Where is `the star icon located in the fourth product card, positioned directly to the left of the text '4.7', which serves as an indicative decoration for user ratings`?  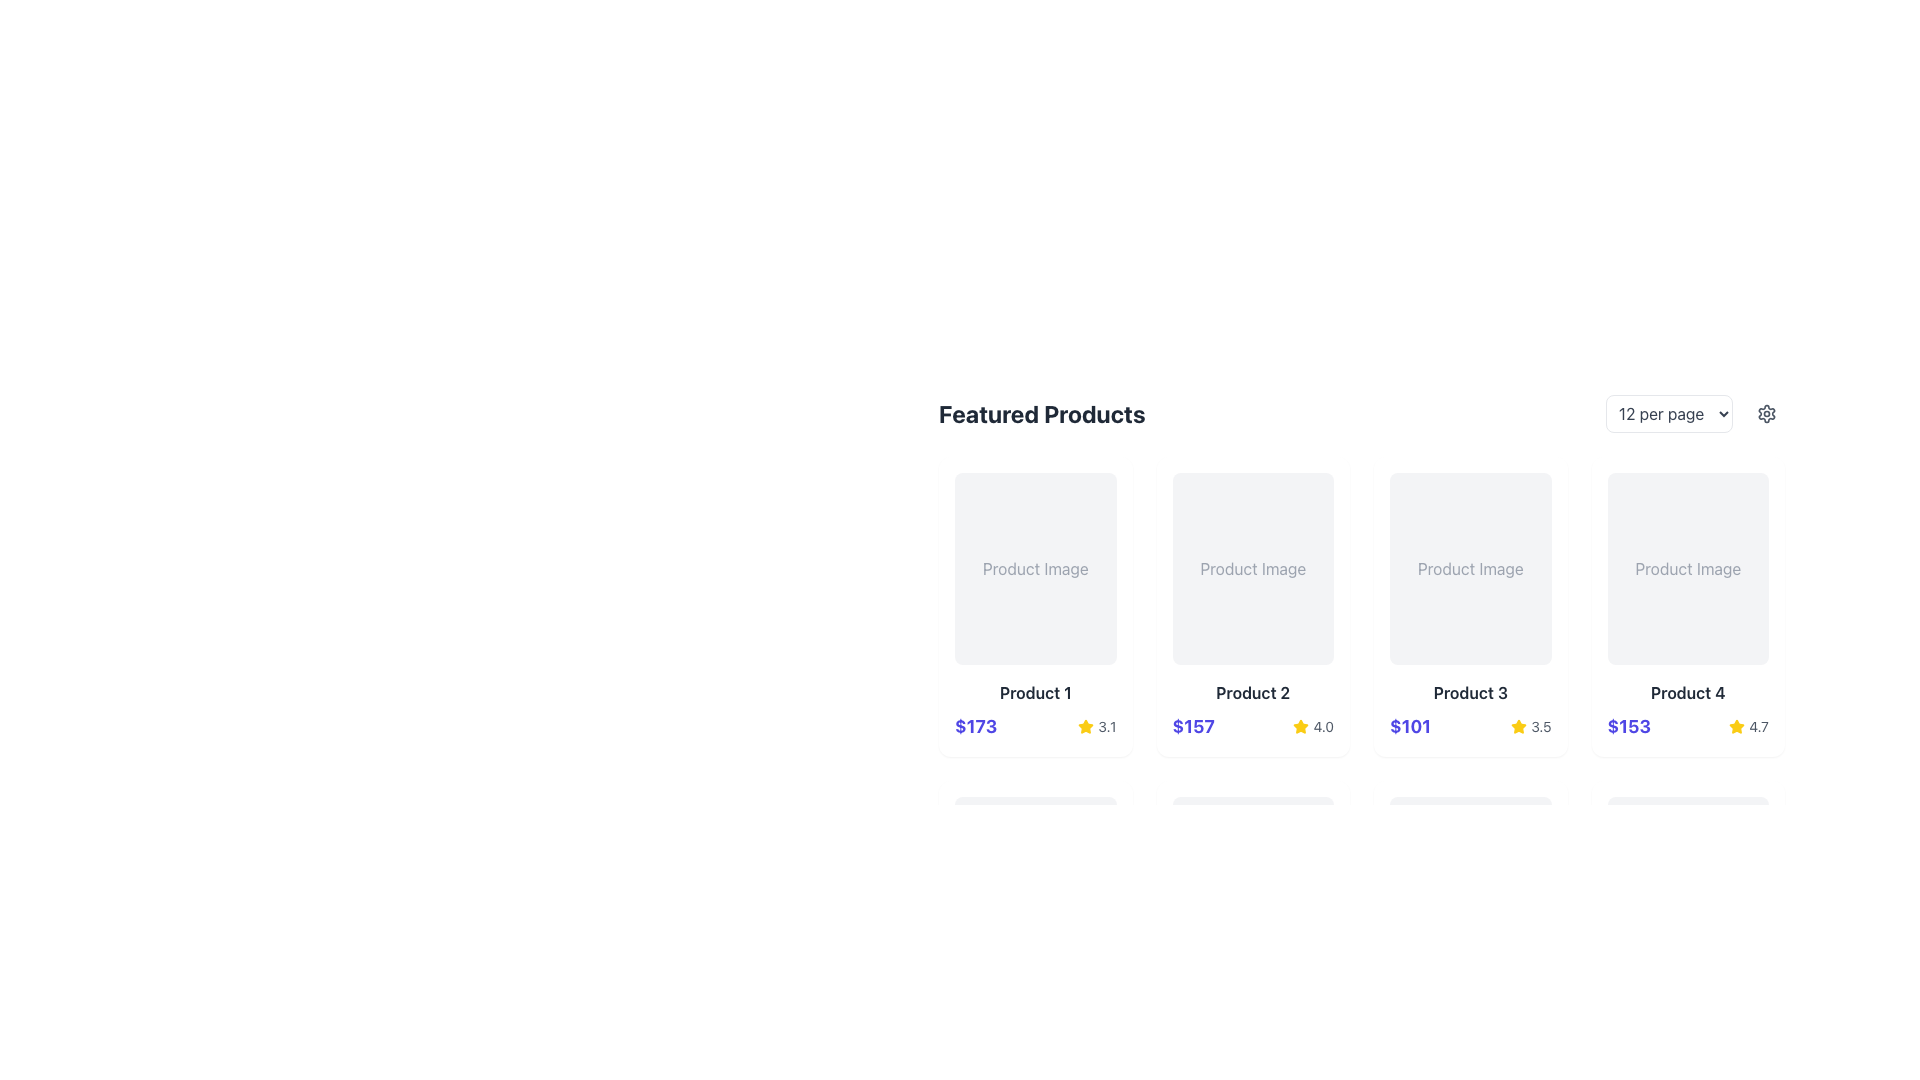 the star icon located in the fourth product card, positioned directly to the left of the text '4.7', which serves as an indicative decoration for user ratings is located at coordinates (1736, 726).